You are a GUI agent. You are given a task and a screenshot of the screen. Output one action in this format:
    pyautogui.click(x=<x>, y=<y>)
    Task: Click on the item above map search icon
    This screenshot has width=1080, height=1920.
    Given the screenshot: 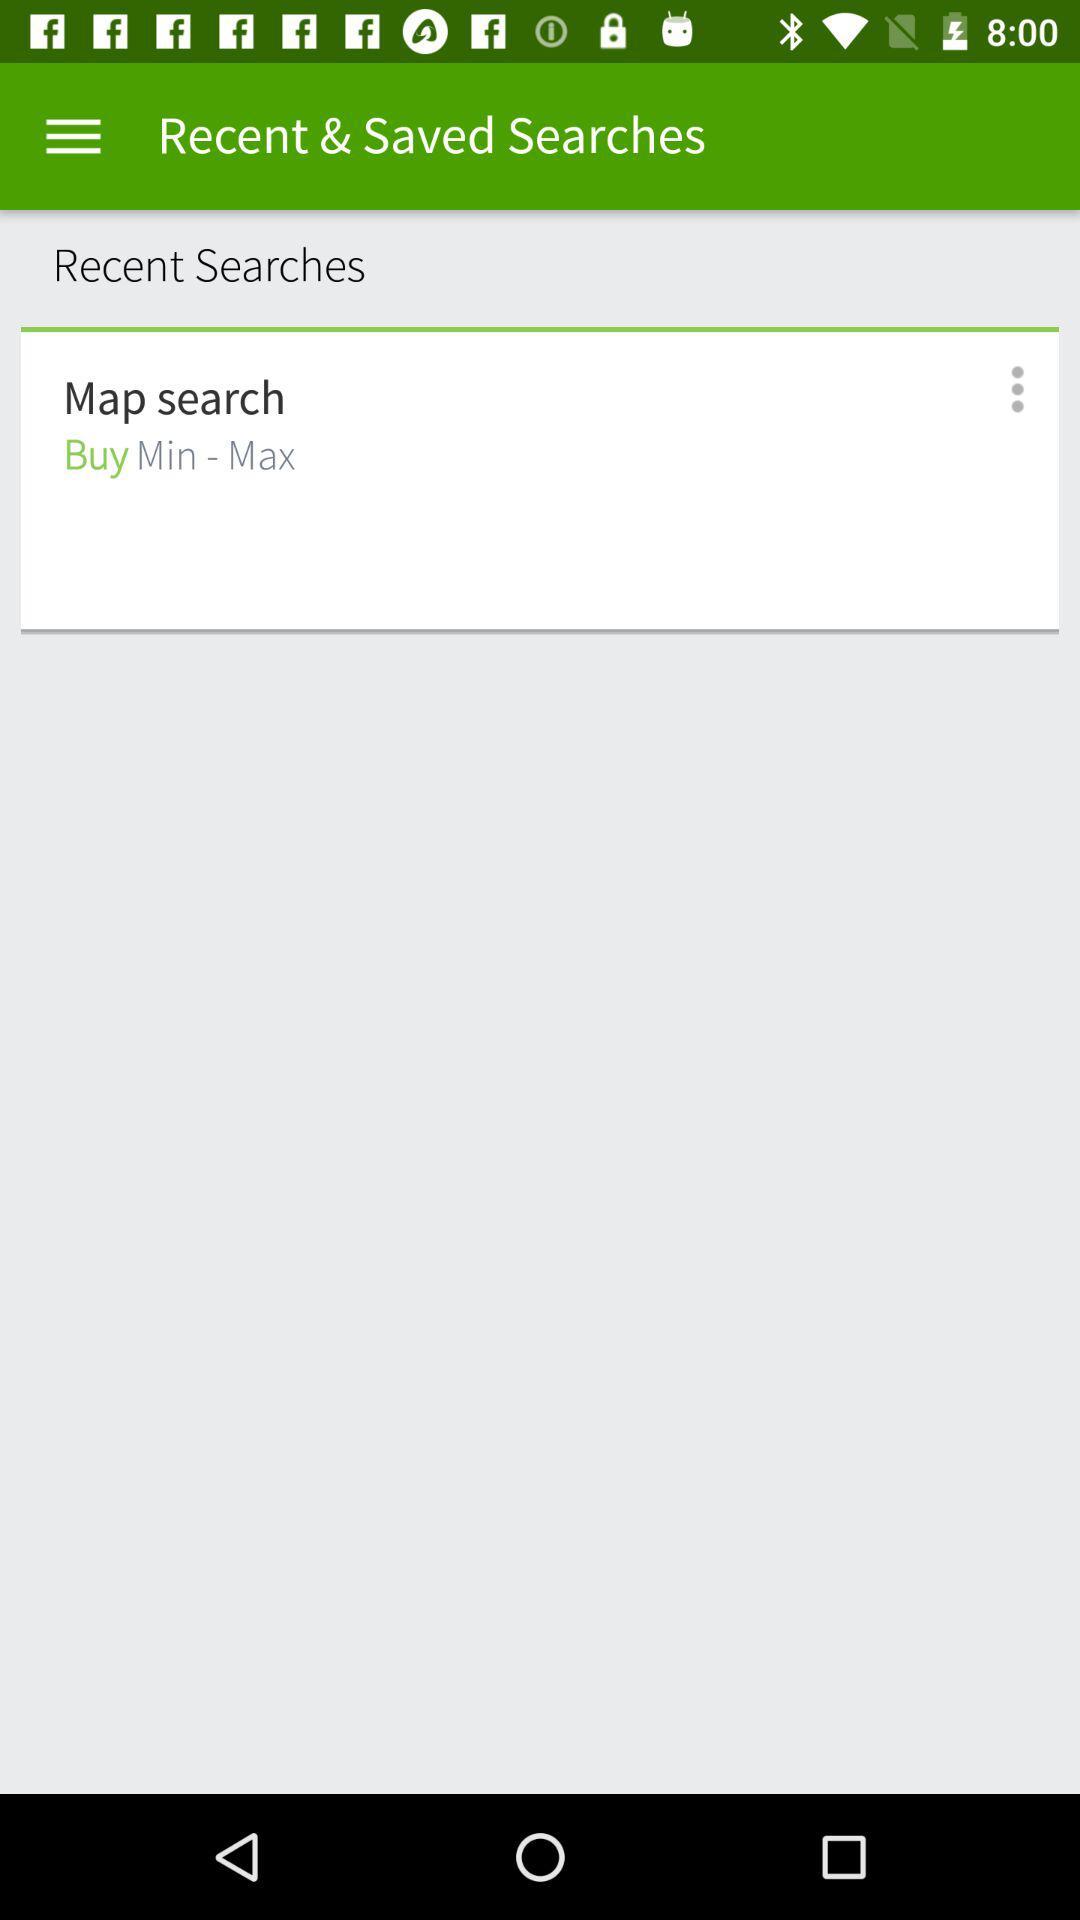 What is the action you would take?
    pyautogui.click(x=540, y=329)
    